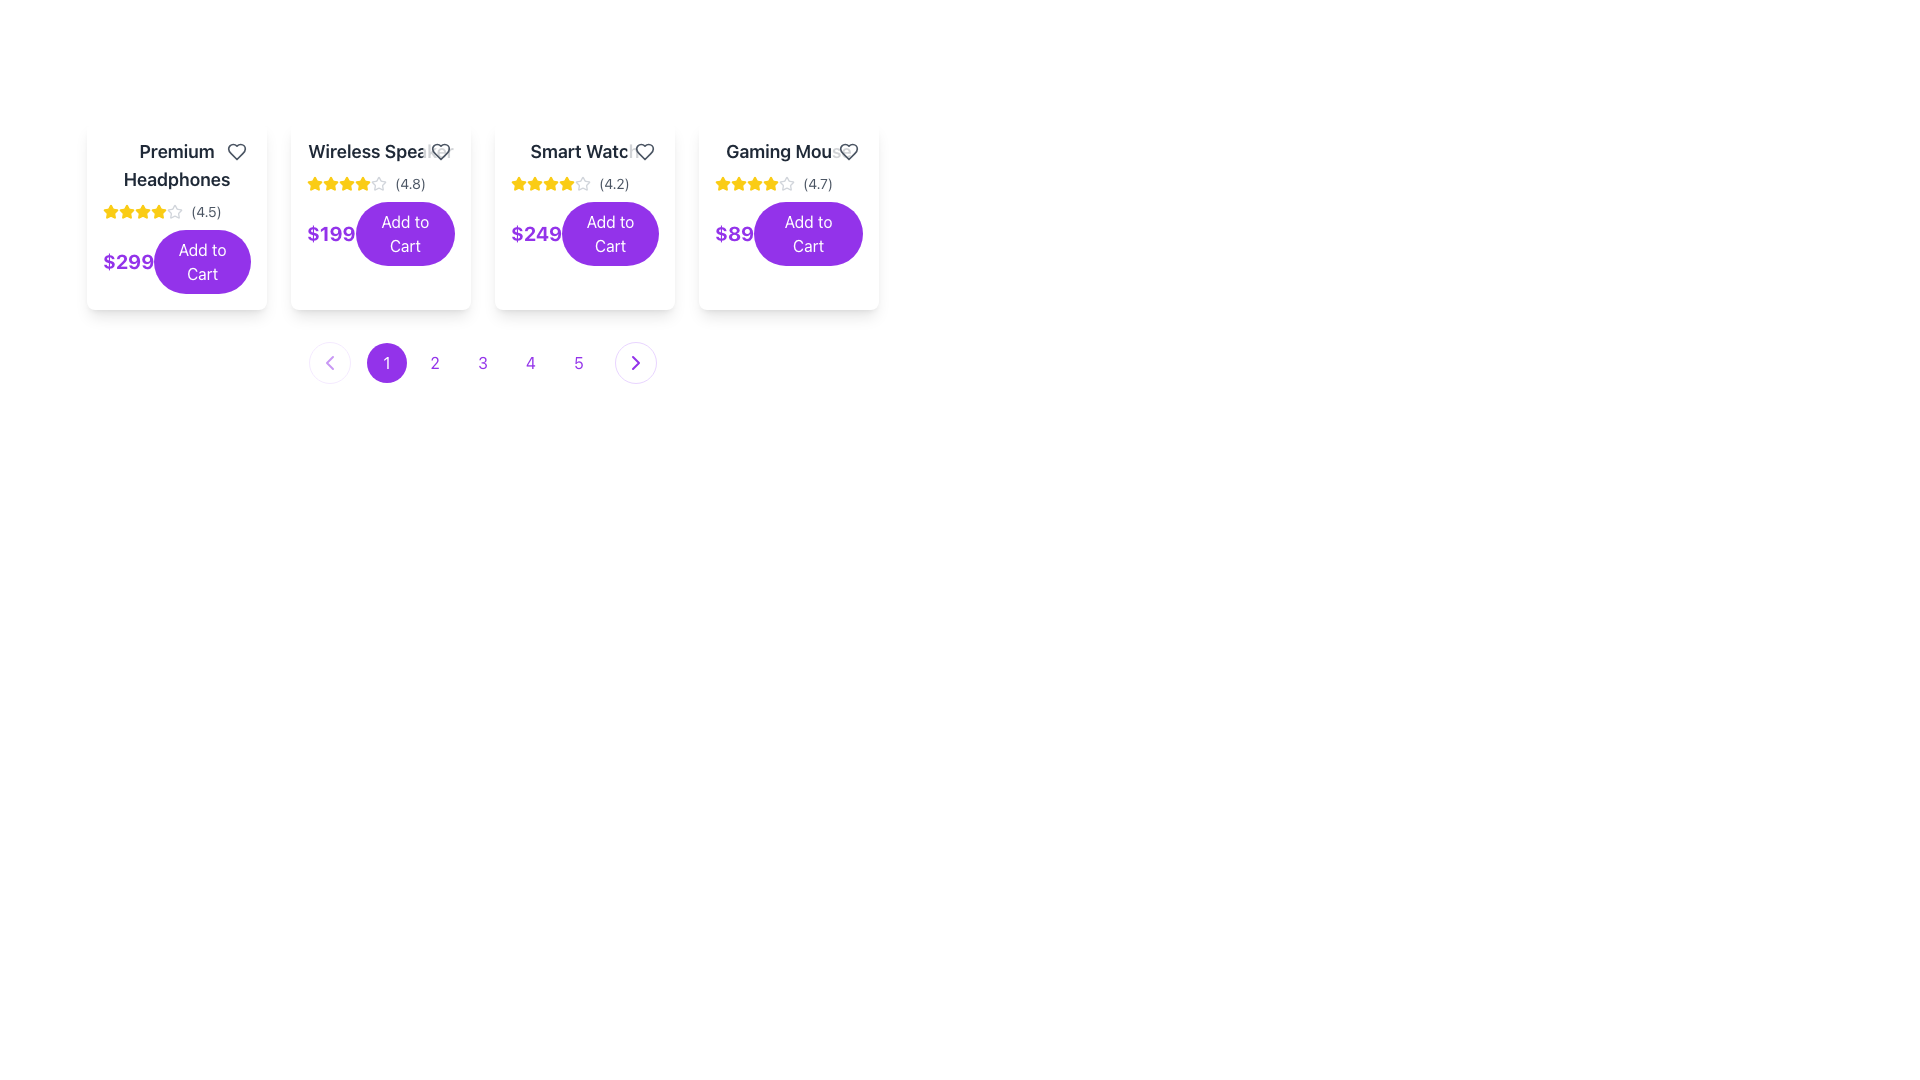 The width and height of the screenshot is (1920, 1080). I want to click on the gray star-shaped icon representing an unselected rating option for the Wireless Speaker product, positioned above the price and below the product name, so click(379, 183).